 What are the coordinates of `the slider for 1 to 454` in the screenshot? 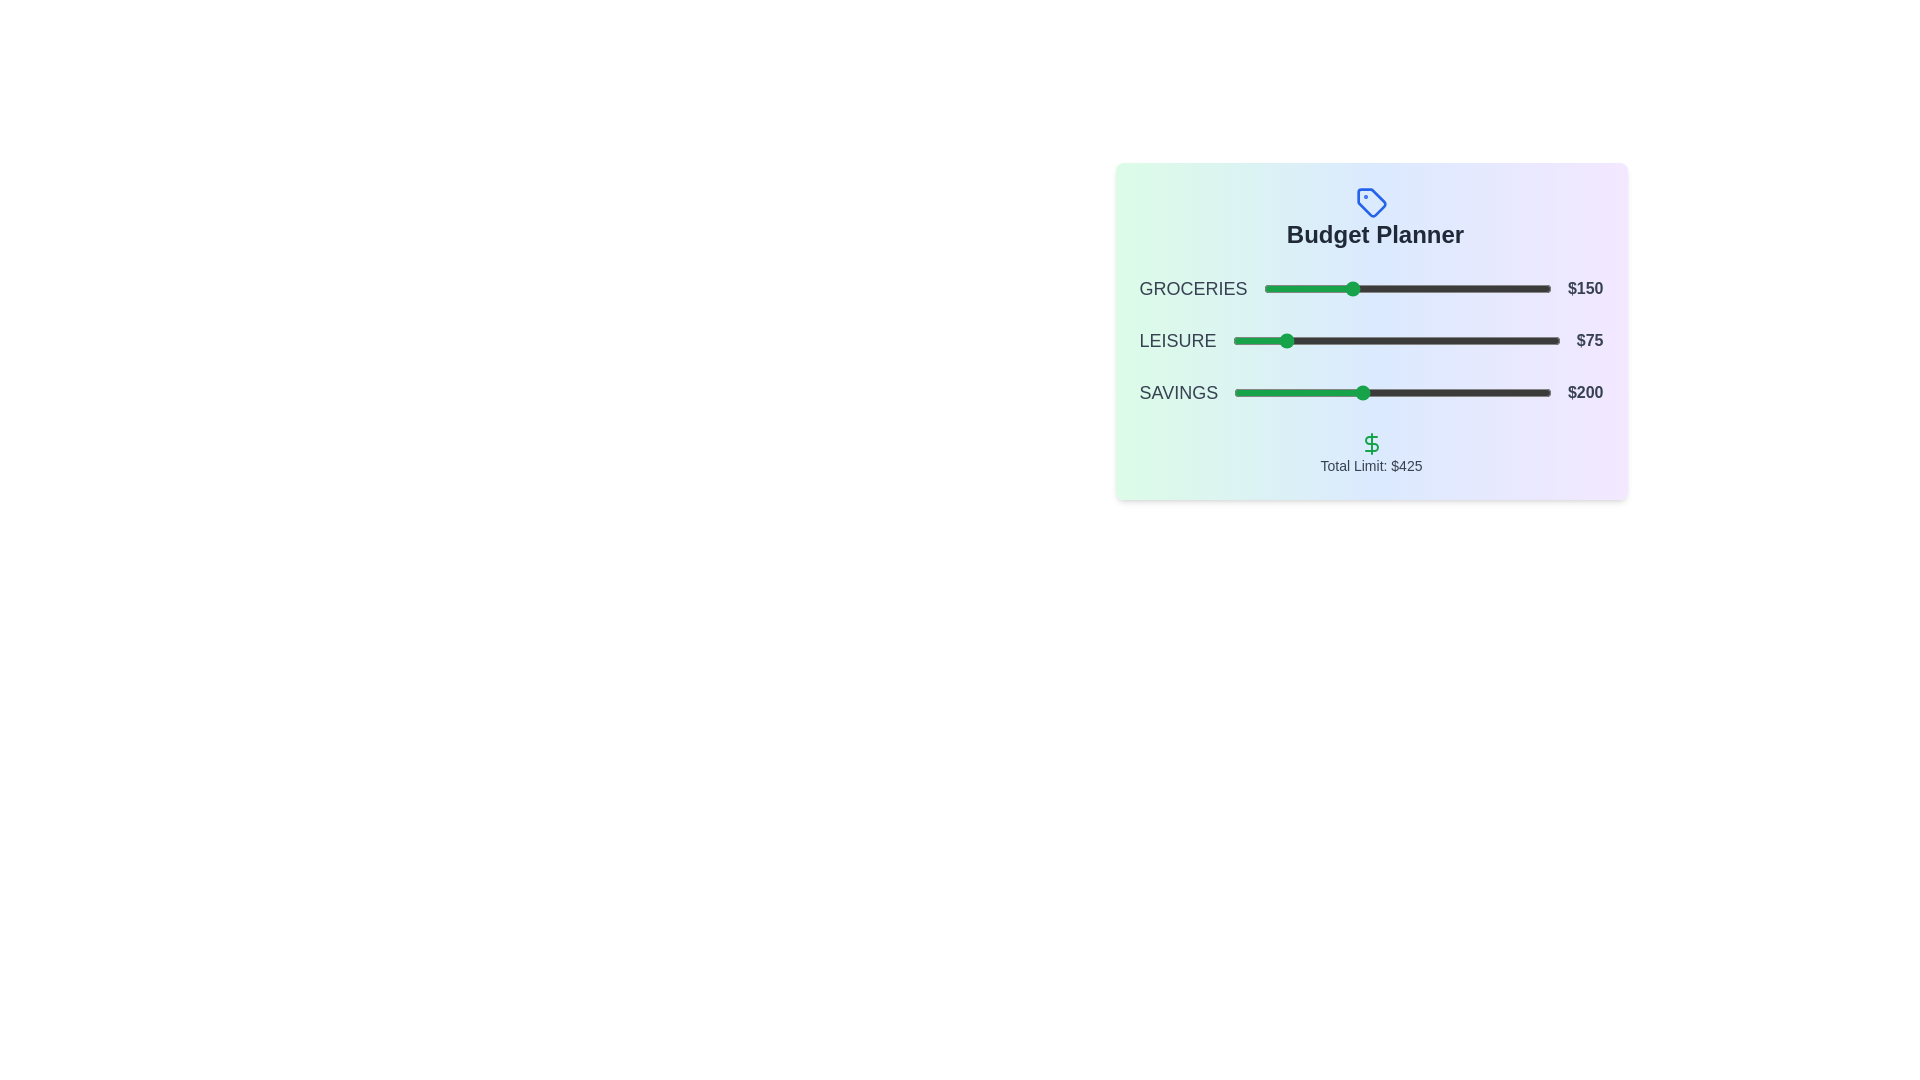 It's located at (1524, 339).